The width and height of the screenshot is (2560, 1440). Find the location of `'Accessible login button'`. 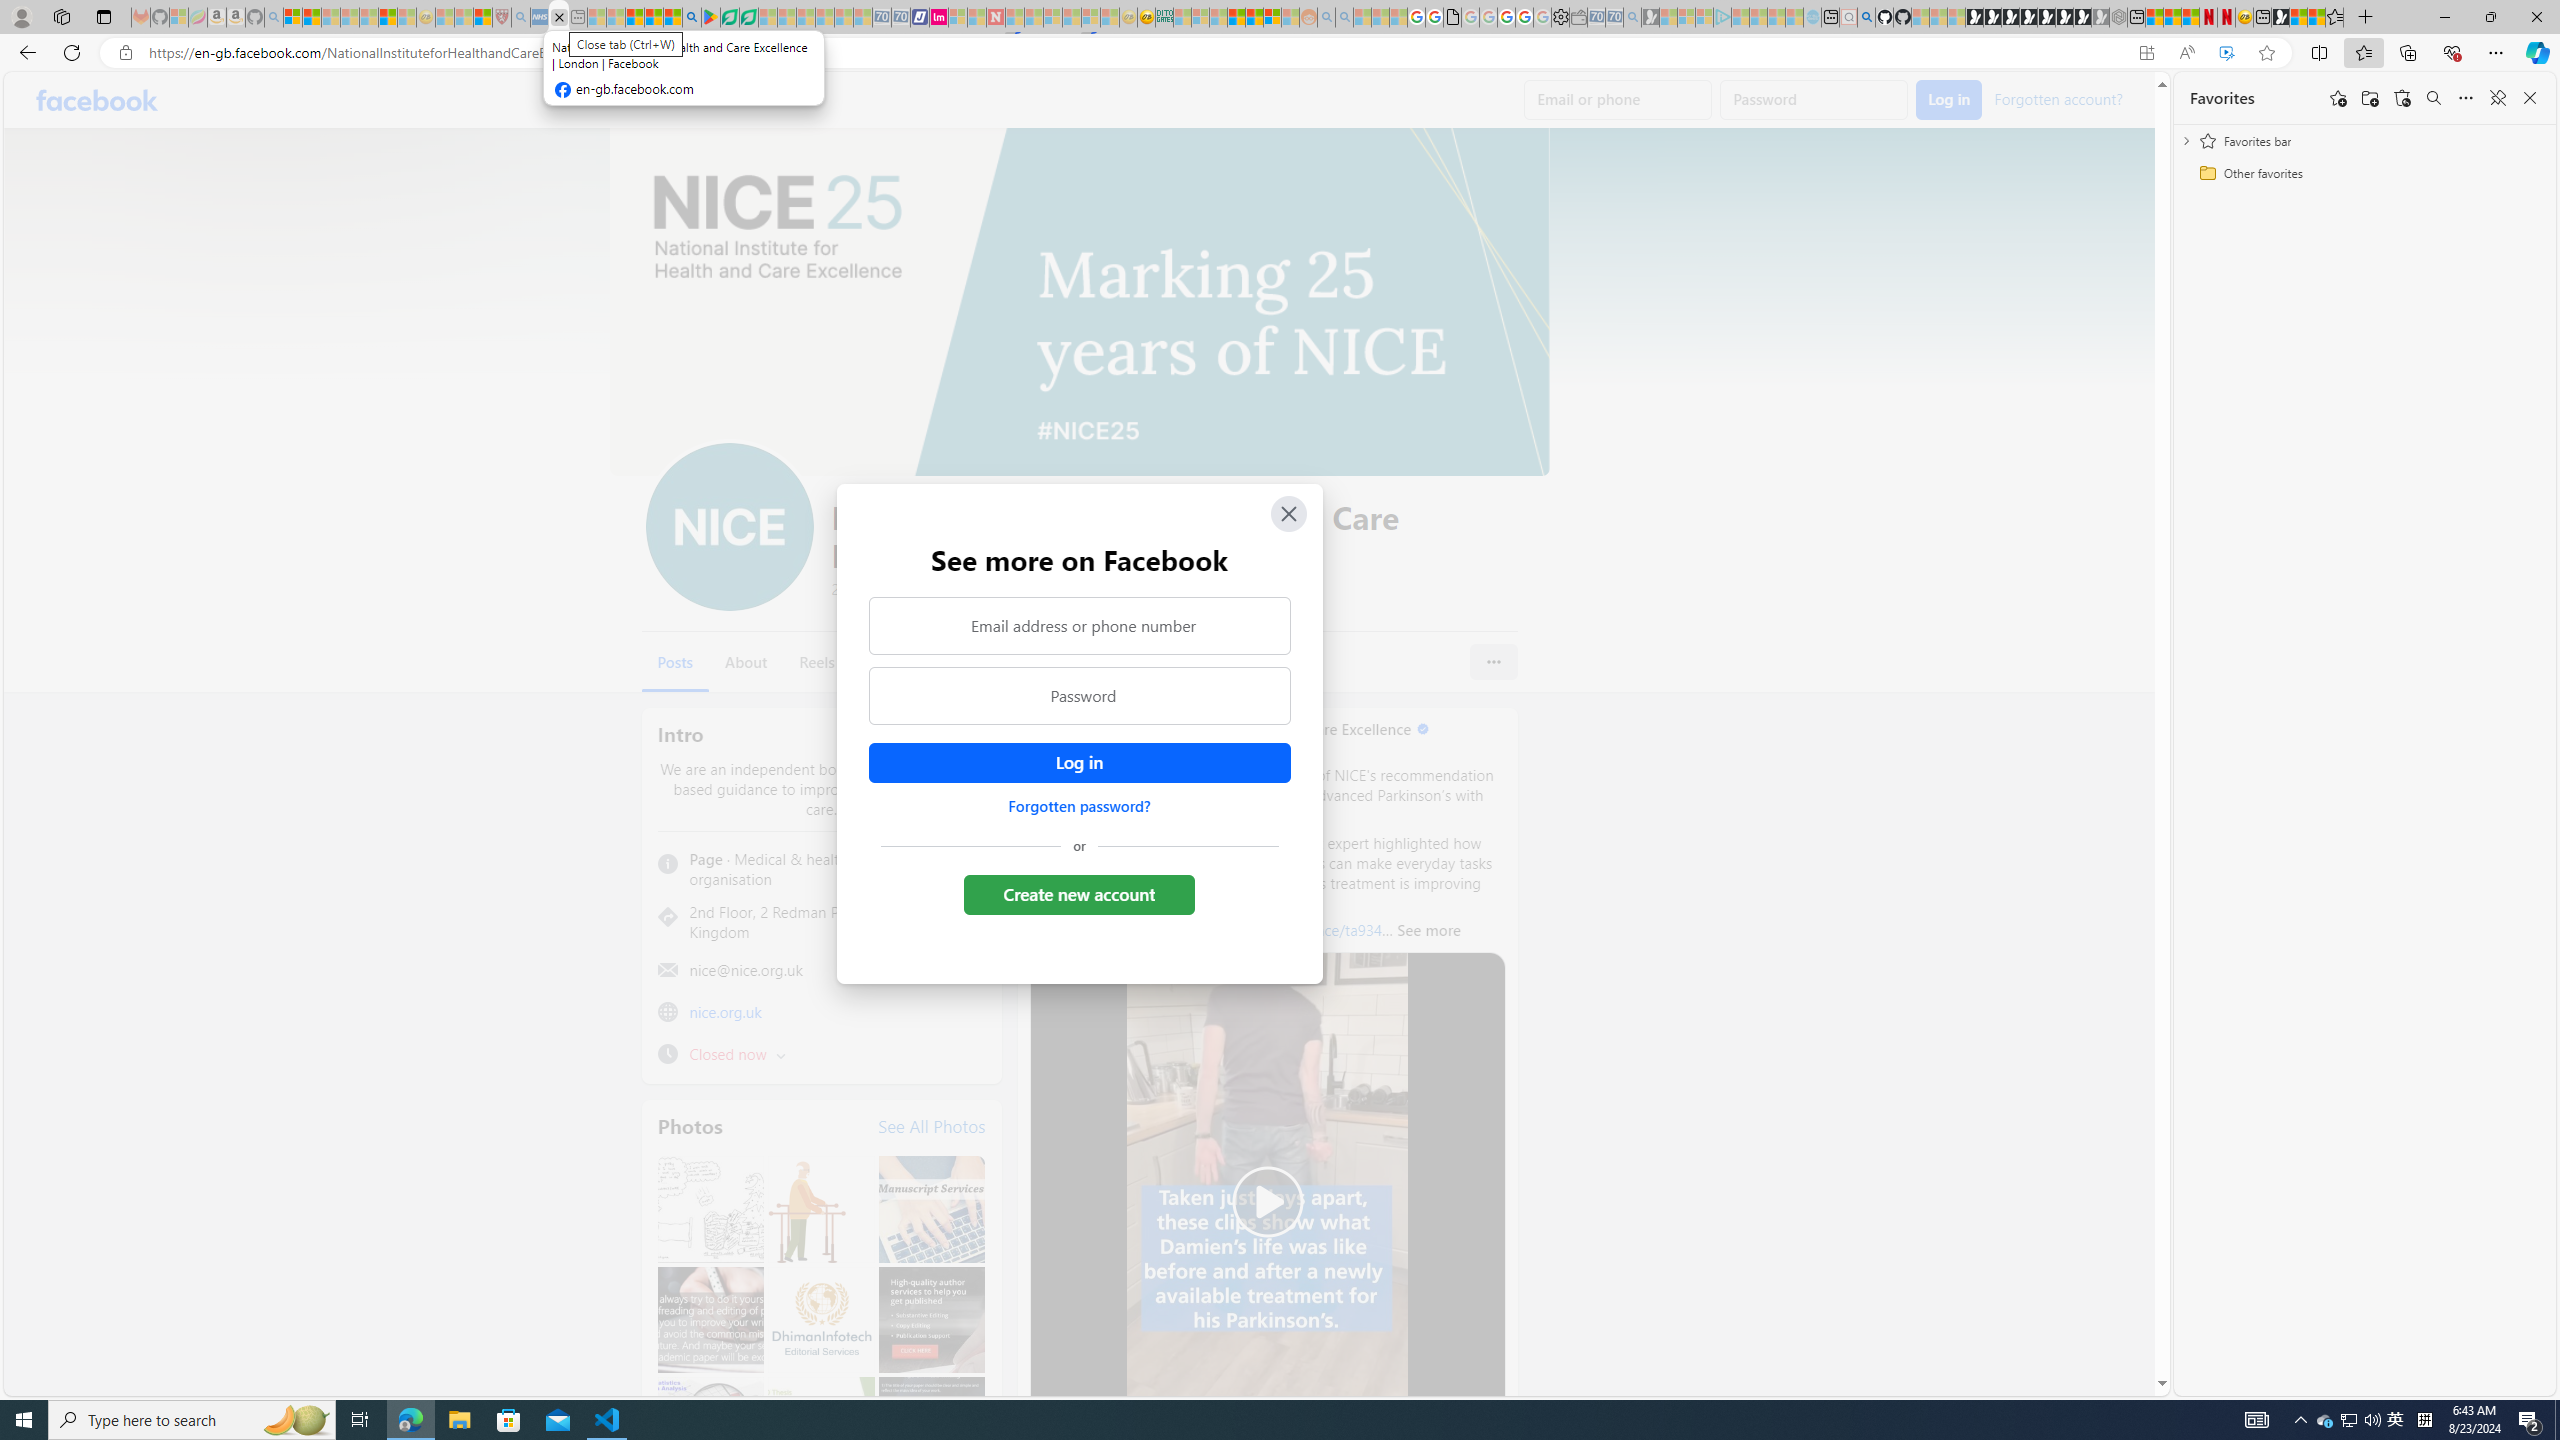

'Accessible login button' is located at coordinates (1079, 762).